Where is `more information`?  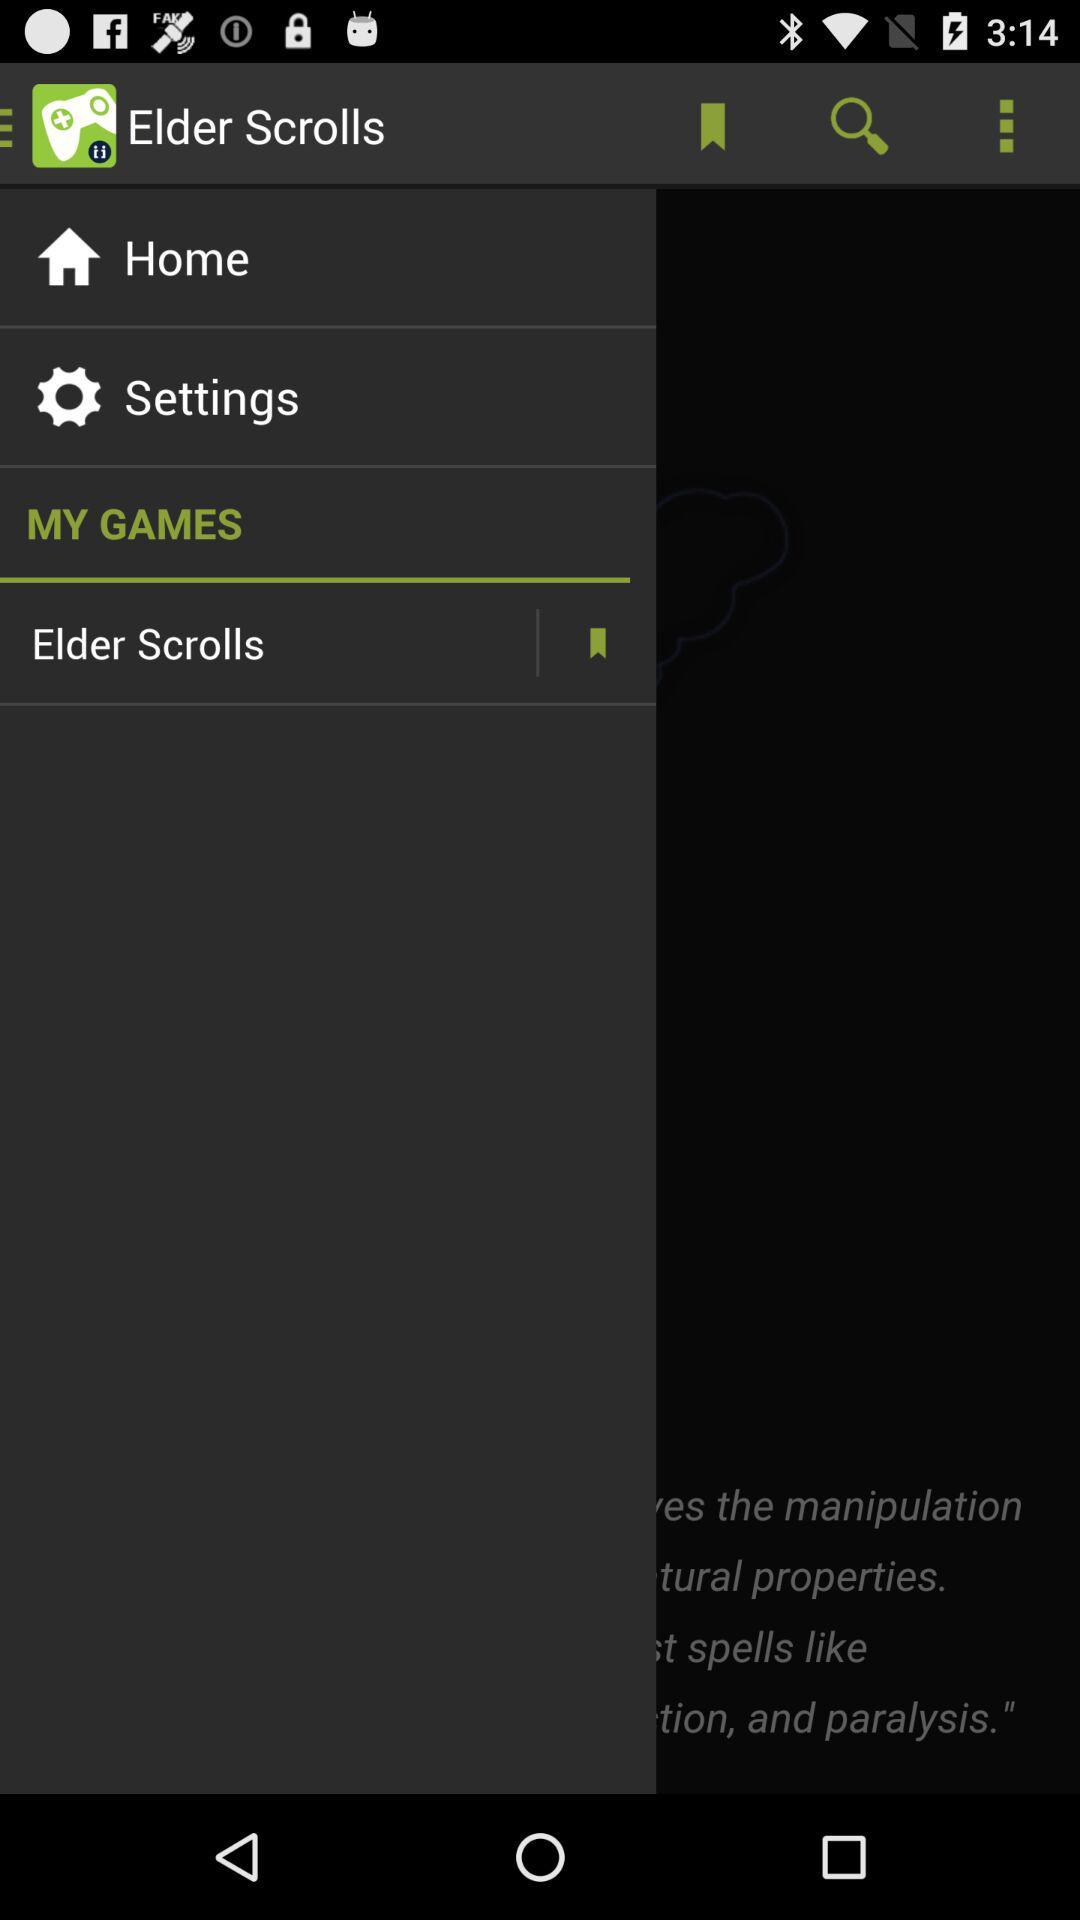 more information is located at coordinates (596, 642).